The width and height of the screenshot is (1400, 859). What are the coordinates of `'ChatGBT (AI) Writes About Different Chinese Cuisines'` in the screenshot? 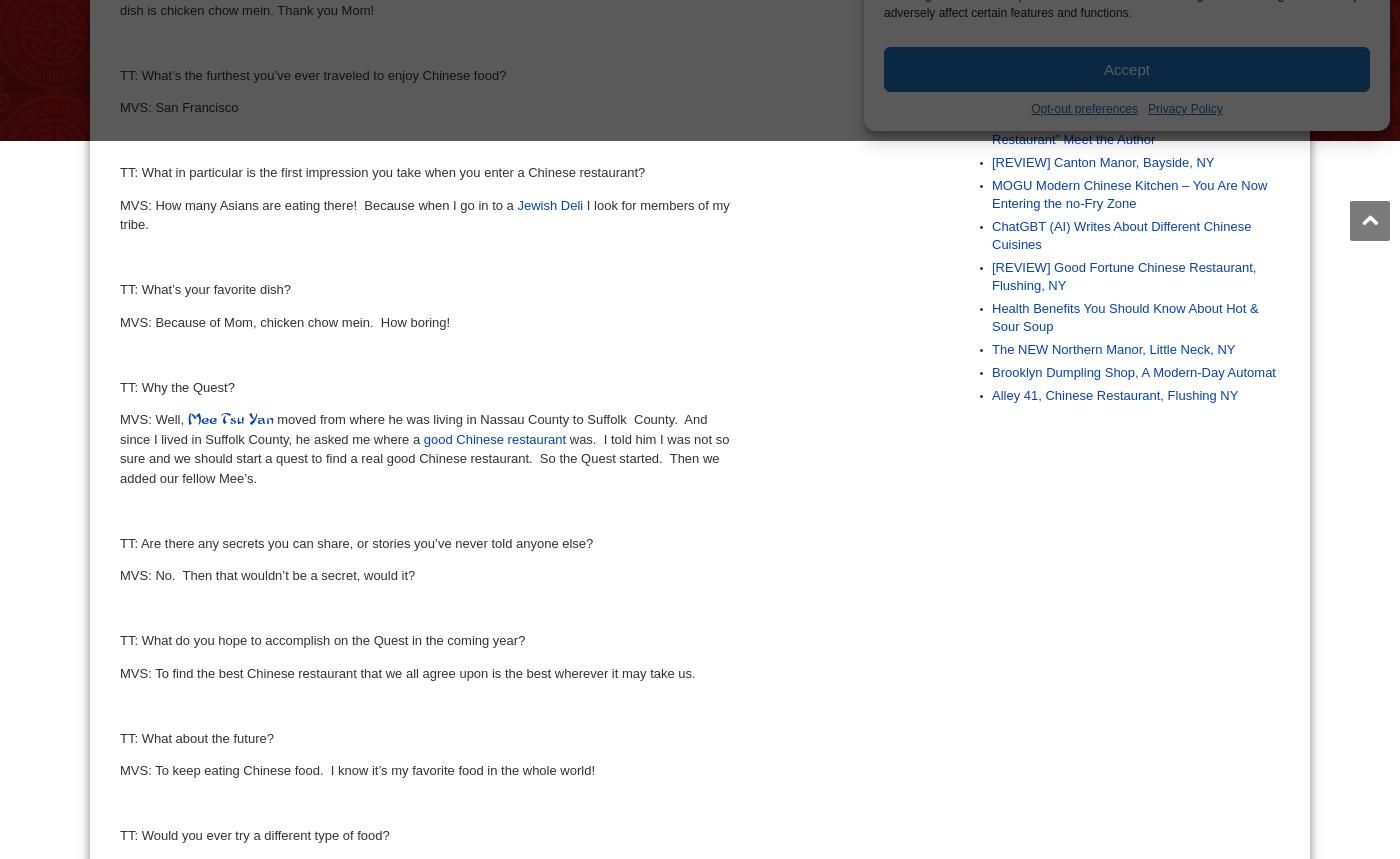 It's located at (1121, 234).